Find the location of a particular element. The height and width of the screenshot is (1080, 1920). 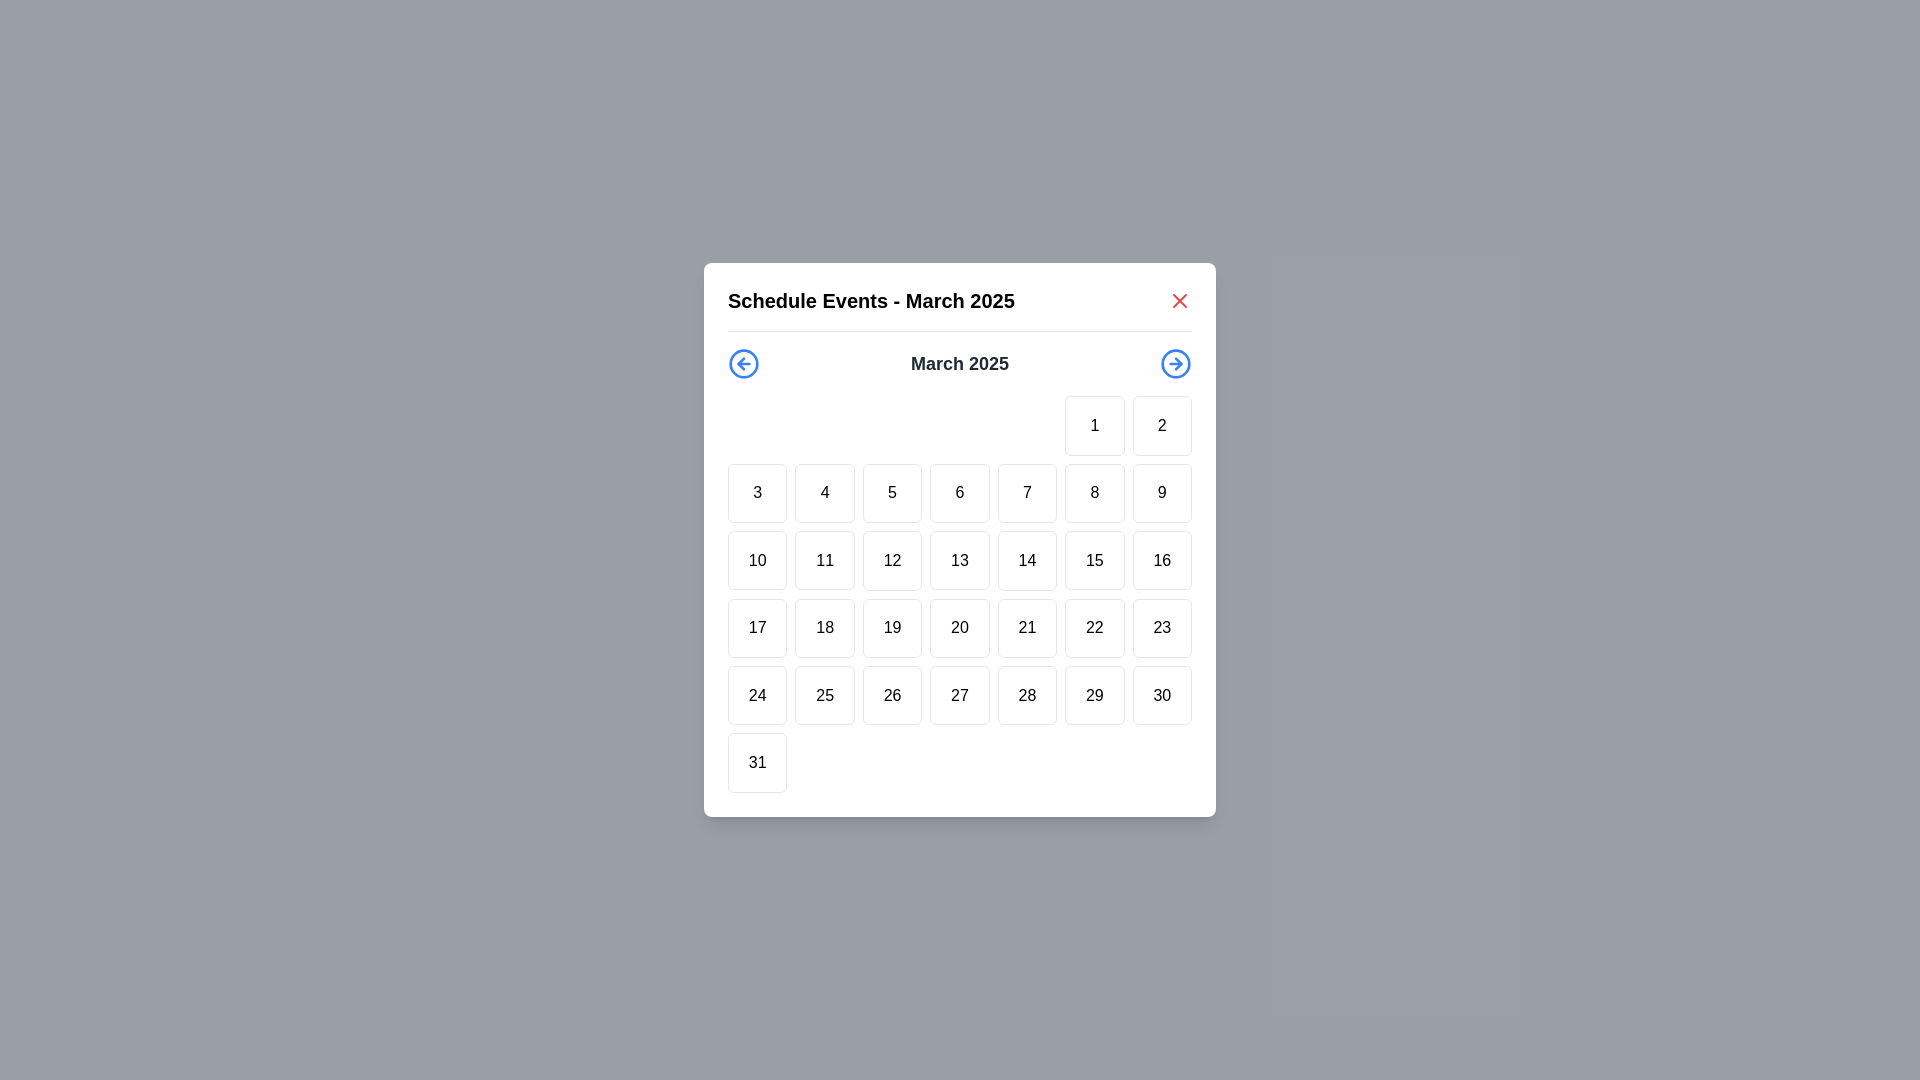

the square button with rounded corners containing the number '24' in black text, located in the sixth row and first column of a grid of 7 columns is located at coordinates (756, 694).